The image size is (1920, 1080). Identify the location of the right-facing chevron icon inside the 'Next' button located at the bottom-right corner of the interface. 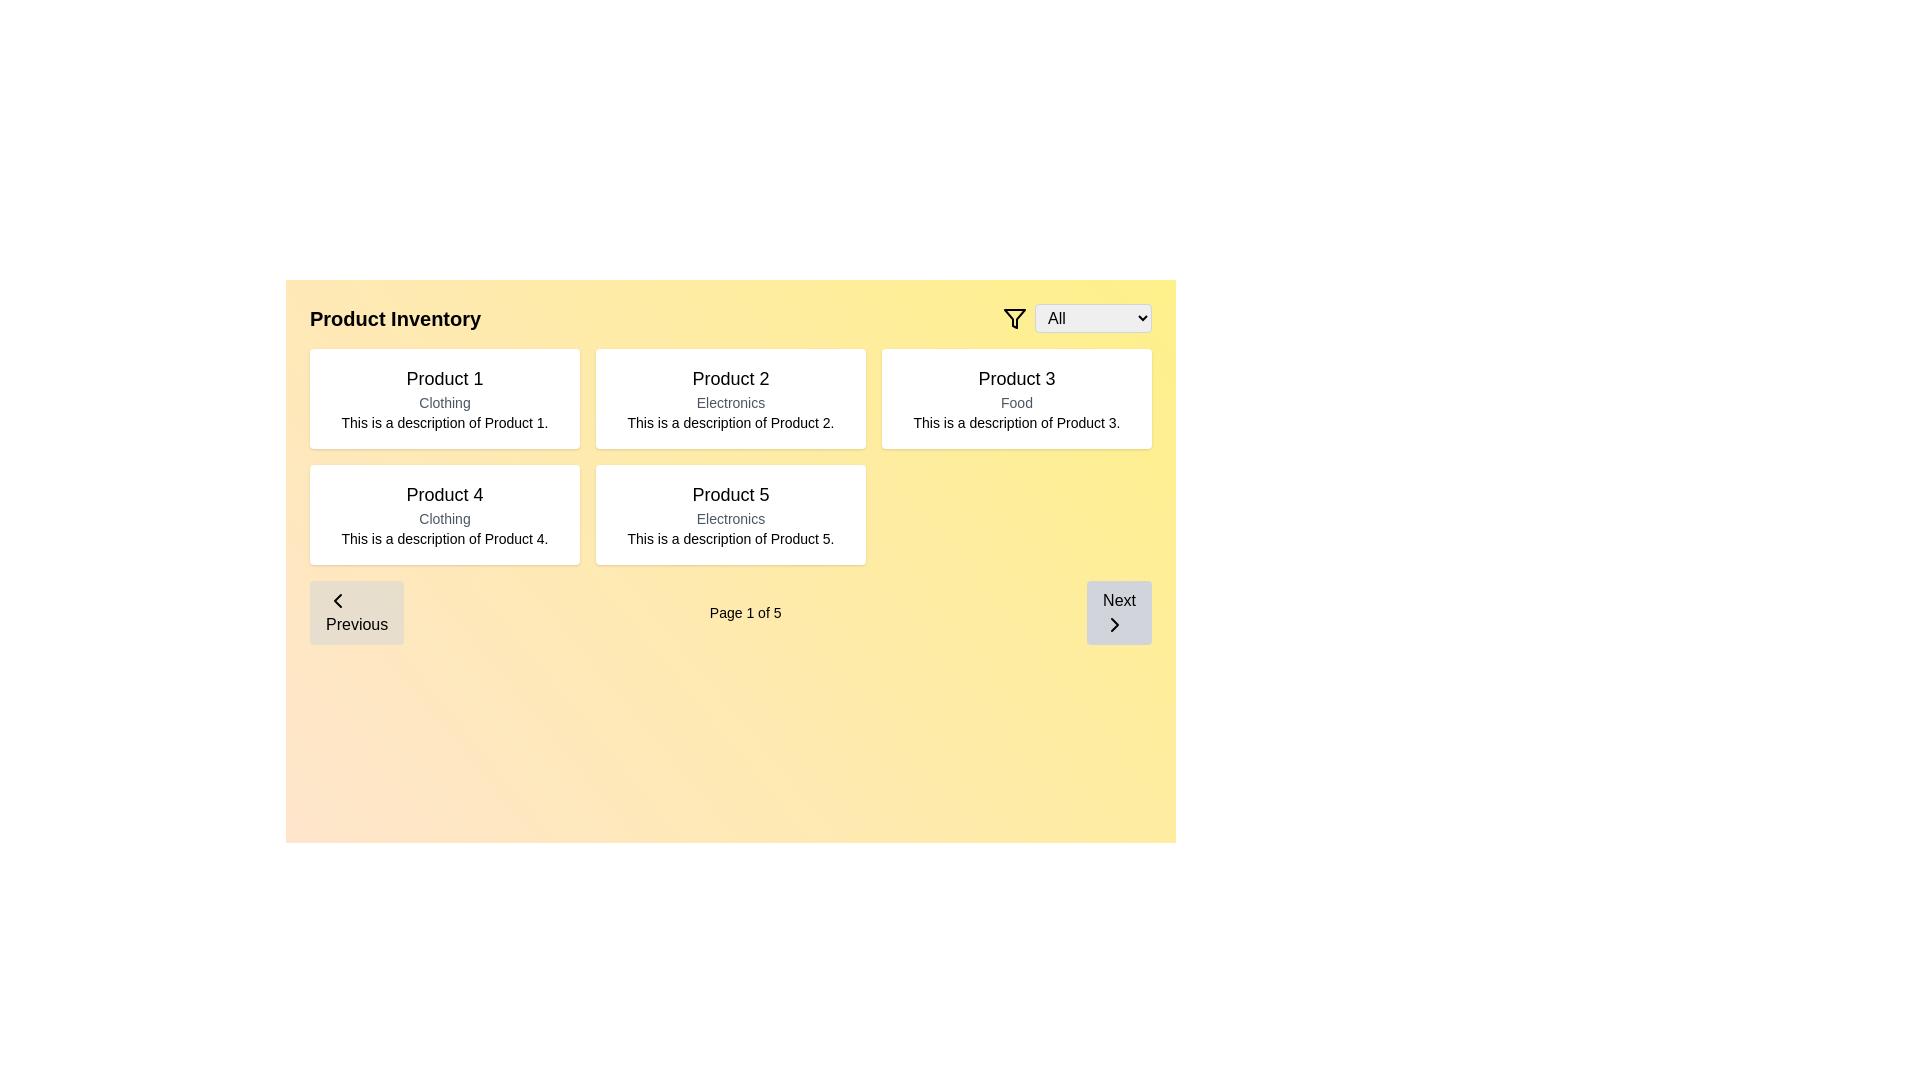
(1114, 623).